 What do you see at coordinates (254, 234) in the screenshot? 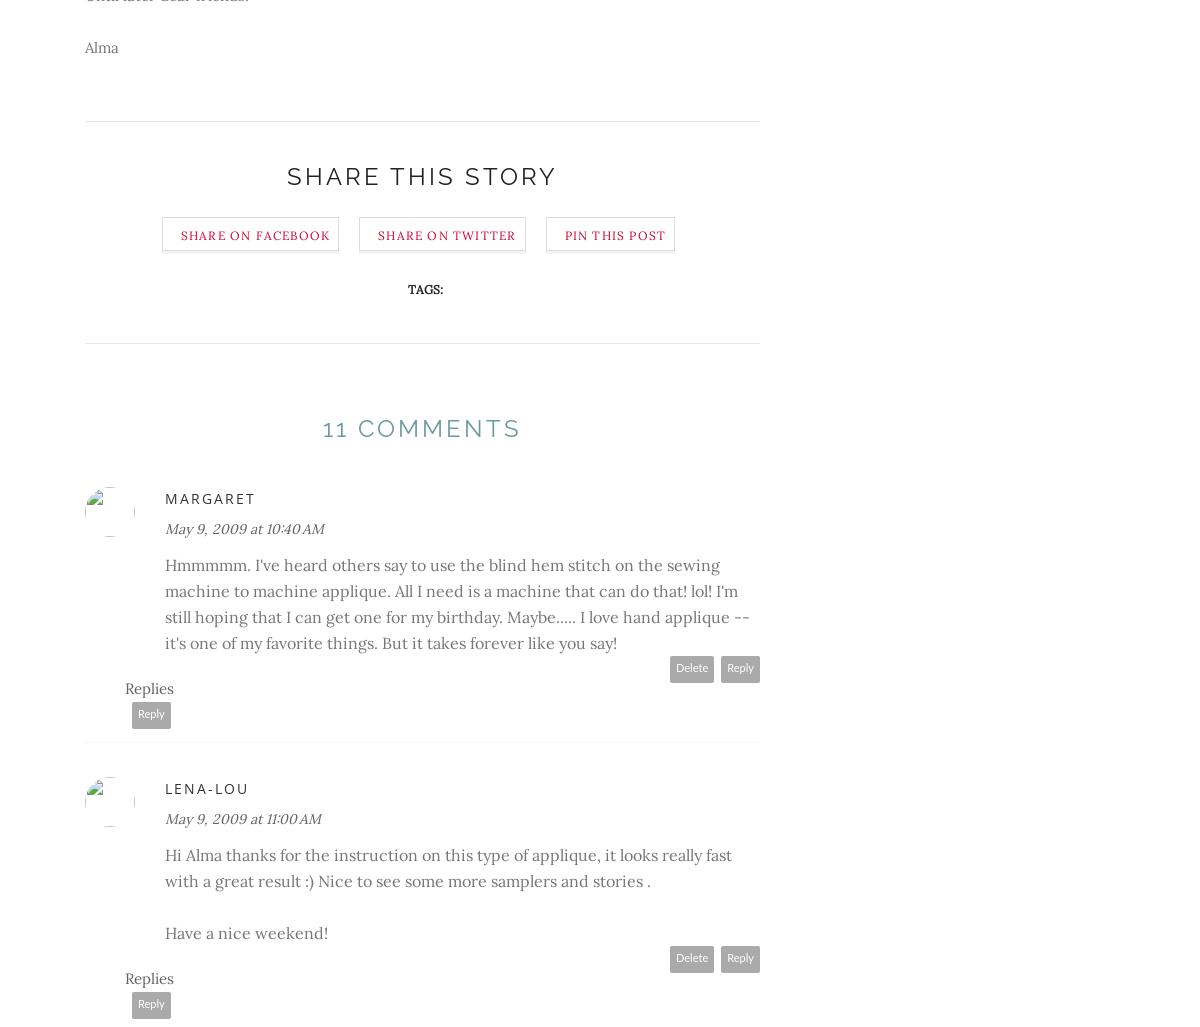
I see `'Share on Facebook'` at bounding box center [254, 234].